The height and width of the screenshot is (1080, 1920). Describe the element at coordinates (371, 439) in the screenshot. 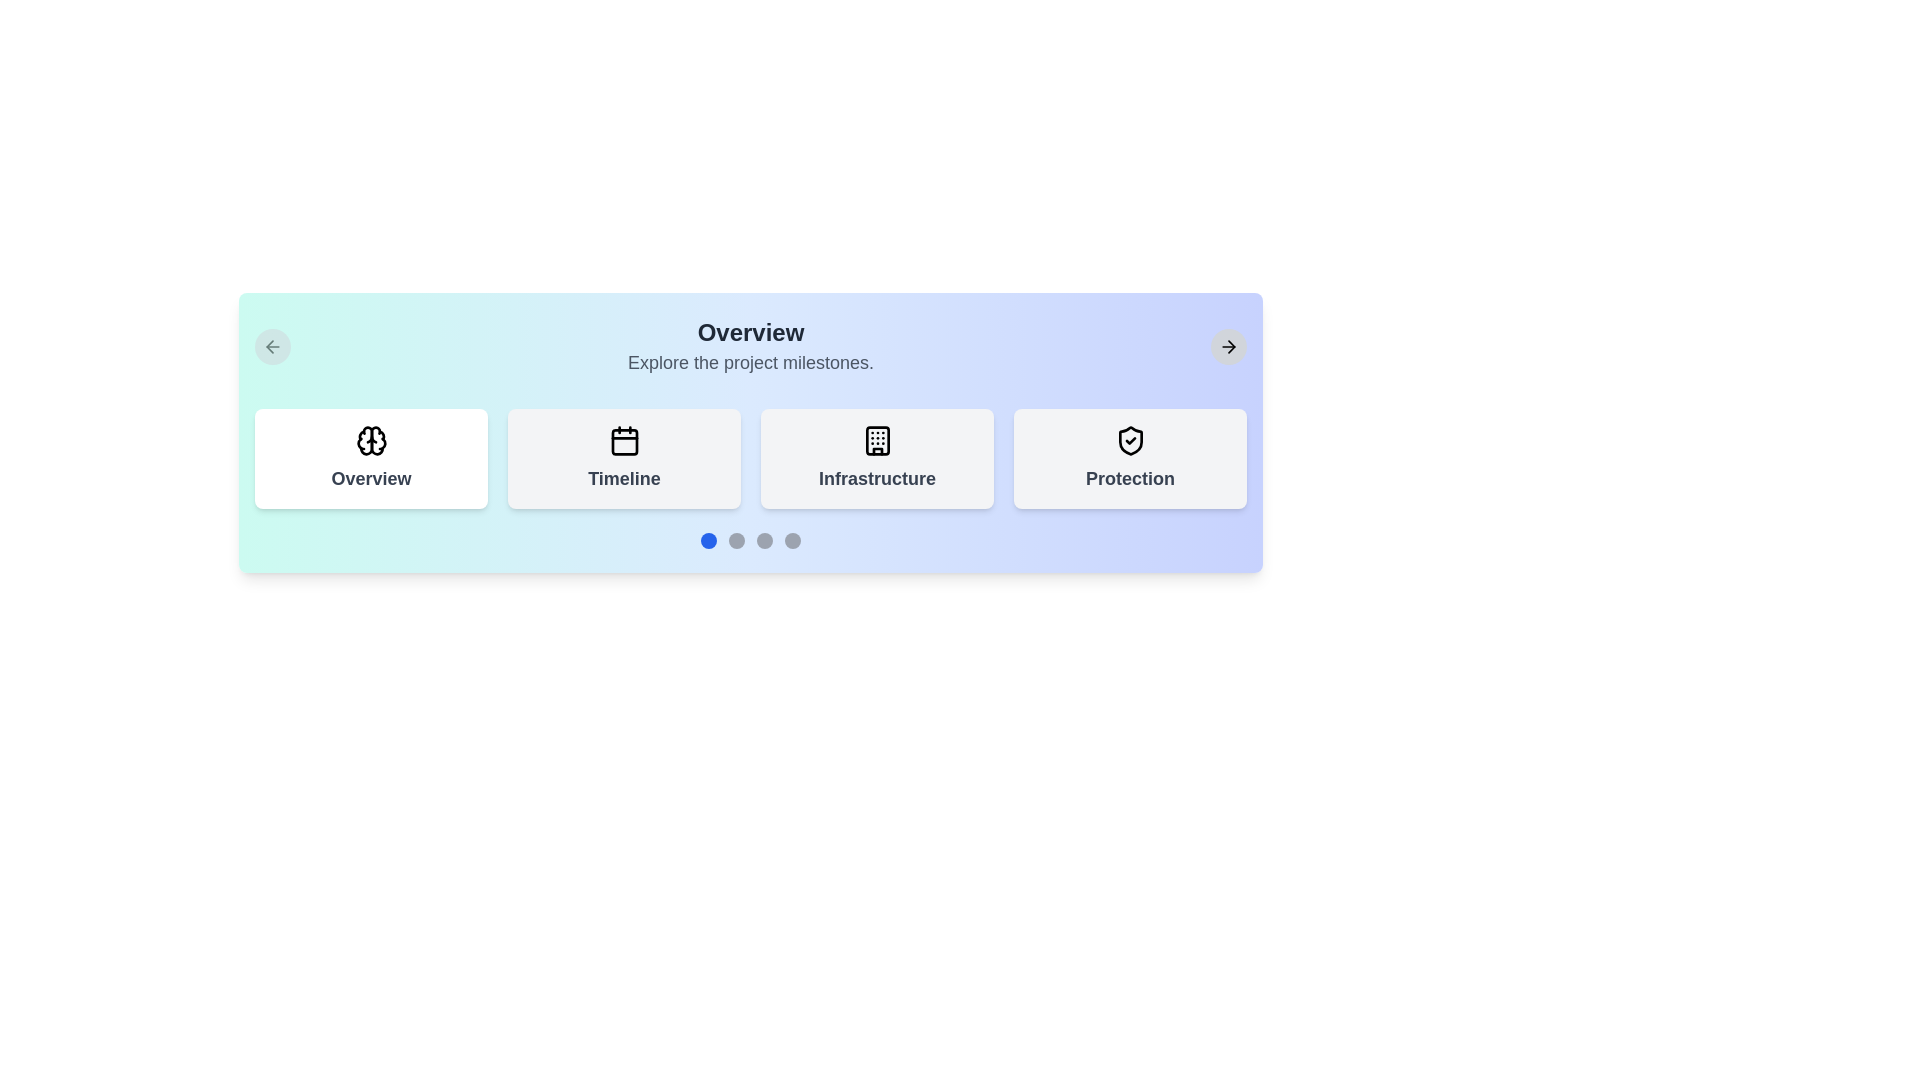

I see `the 'Overview' button icon, which is visually indicated by its rounded rectangular shape and is the first button in a row of similar buttons` at that location.